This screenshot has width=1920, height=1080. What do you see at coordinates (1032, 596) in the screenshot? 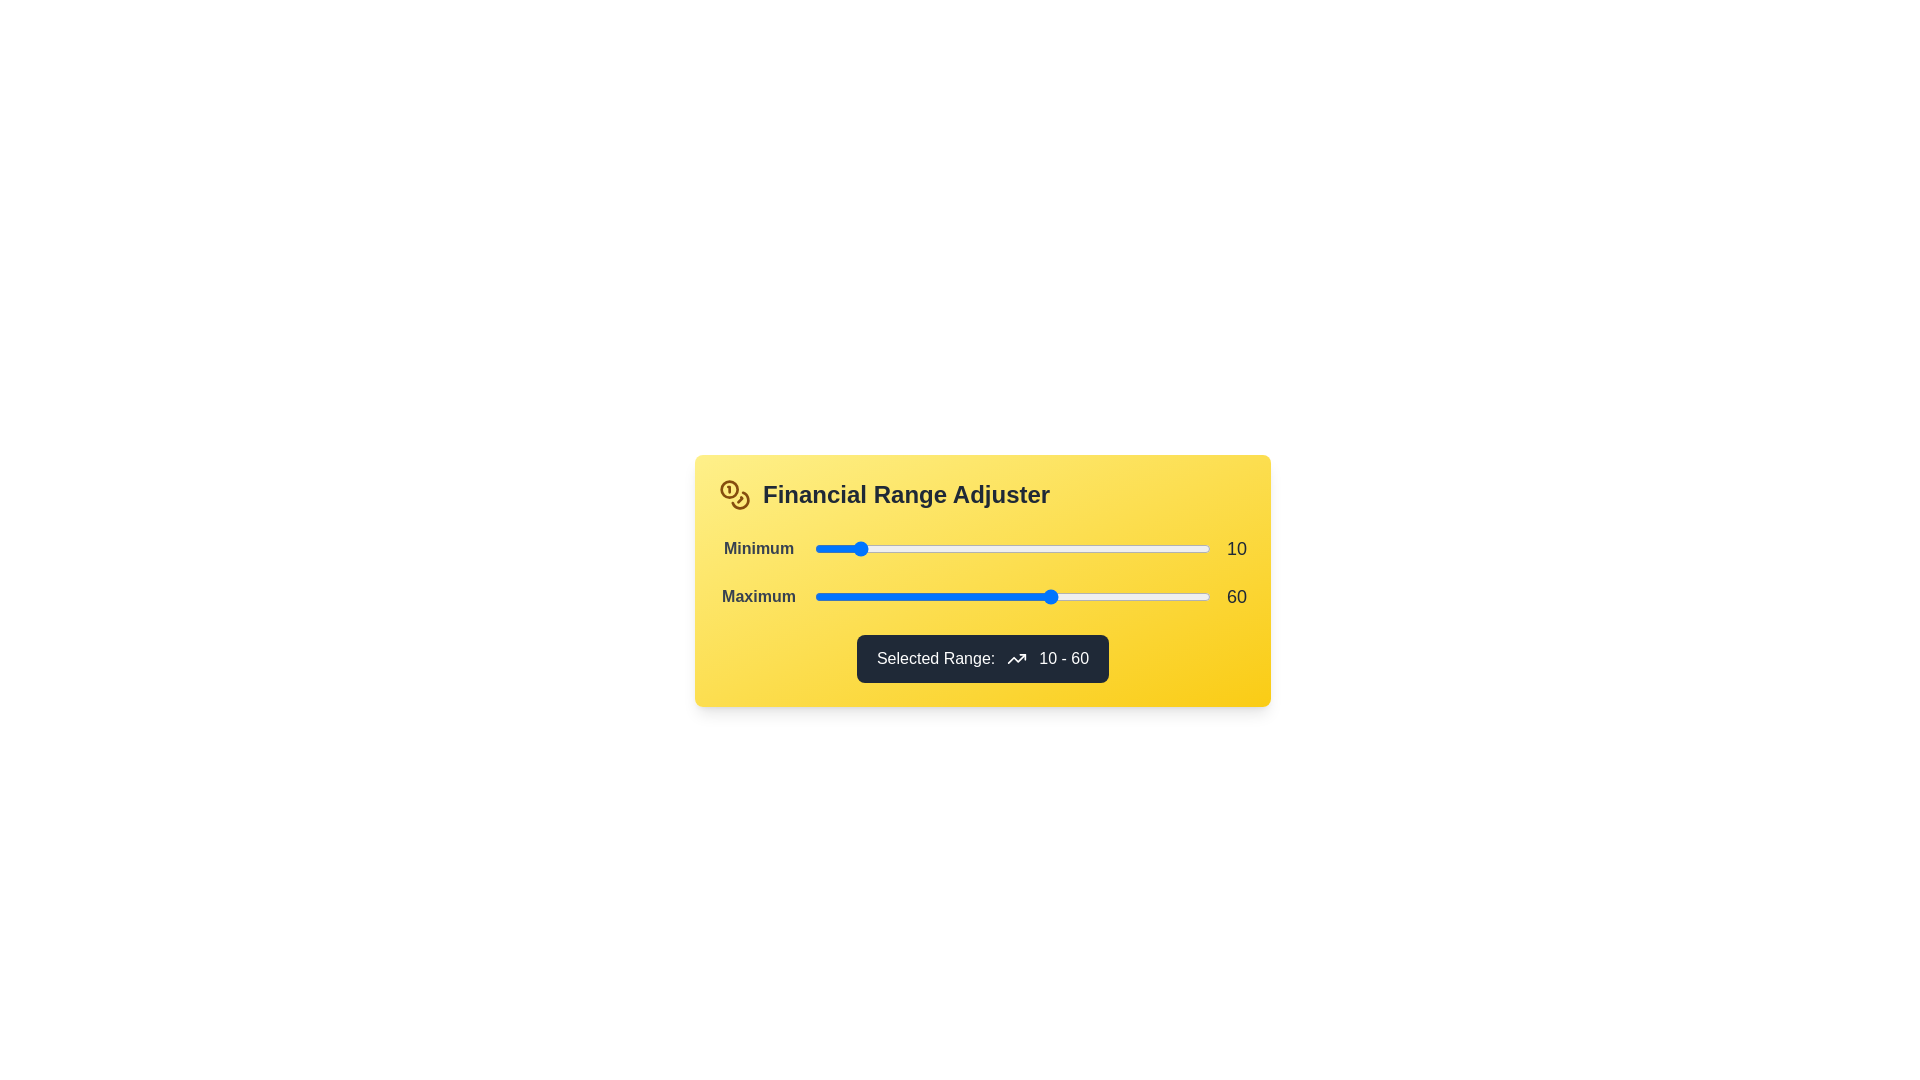
I see `the 'Maximum' range slider to 55` at bounding box center [1032, 596].